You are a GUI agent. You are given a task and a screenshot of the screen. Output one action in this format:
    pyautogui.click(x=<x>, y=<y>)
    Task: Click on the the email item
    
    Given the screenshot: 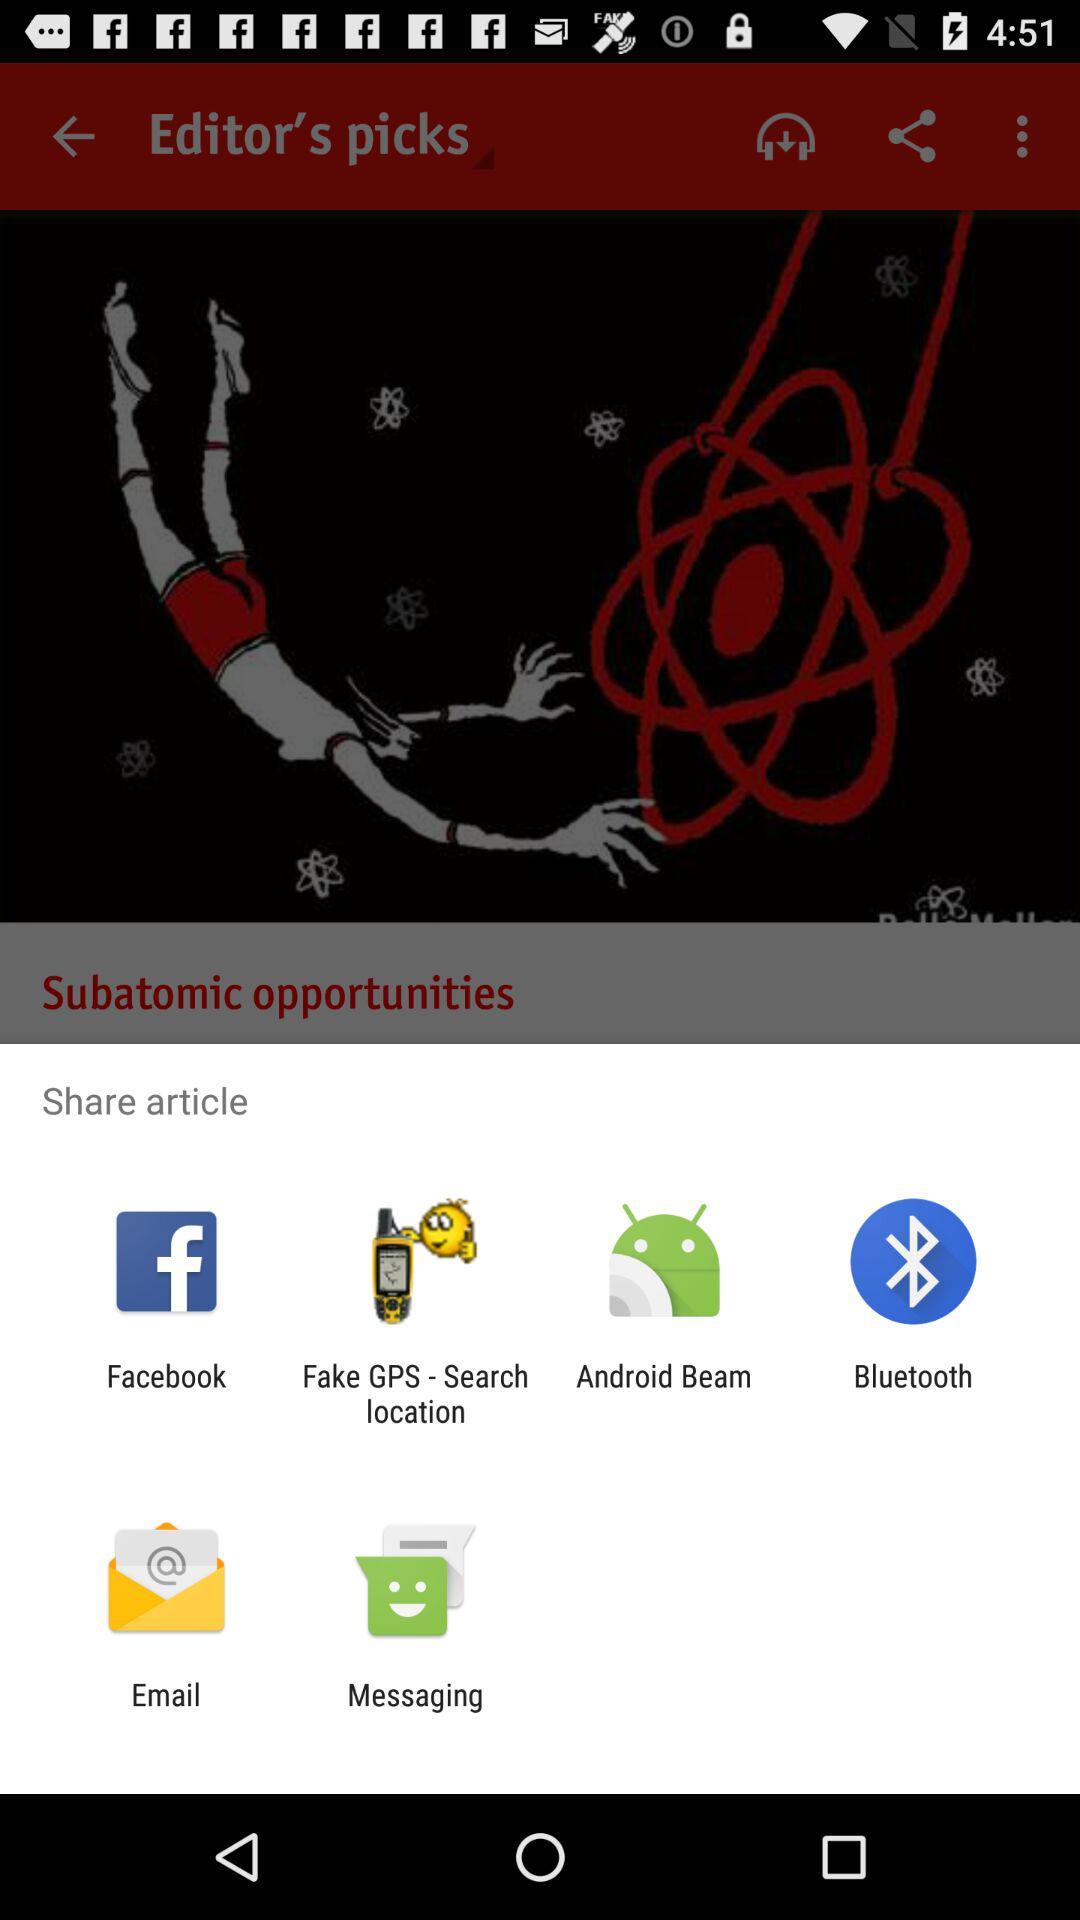 What is the action you would take?
    pyautogui.click(x=165, y=1711)
    